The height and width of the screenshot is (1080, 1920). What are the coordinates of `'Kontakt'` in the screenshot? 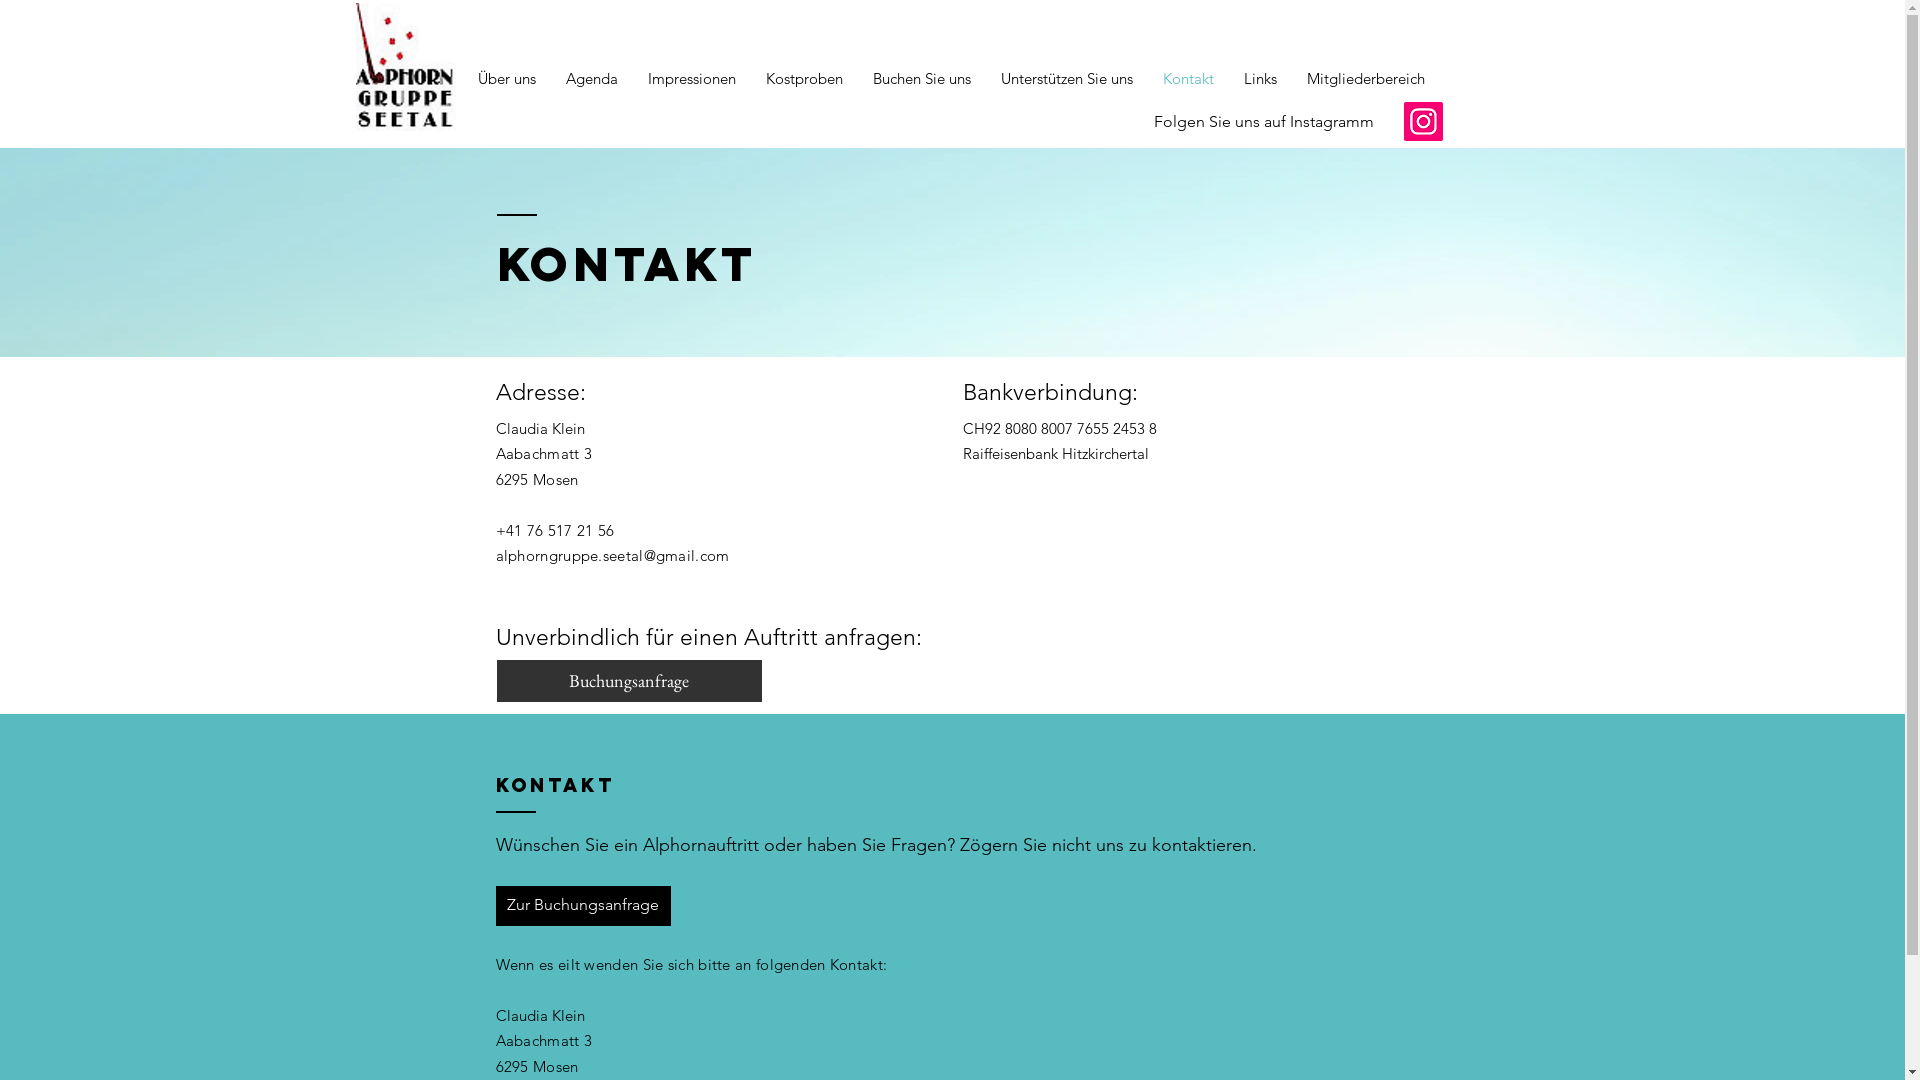 It's located at (1188, 77).